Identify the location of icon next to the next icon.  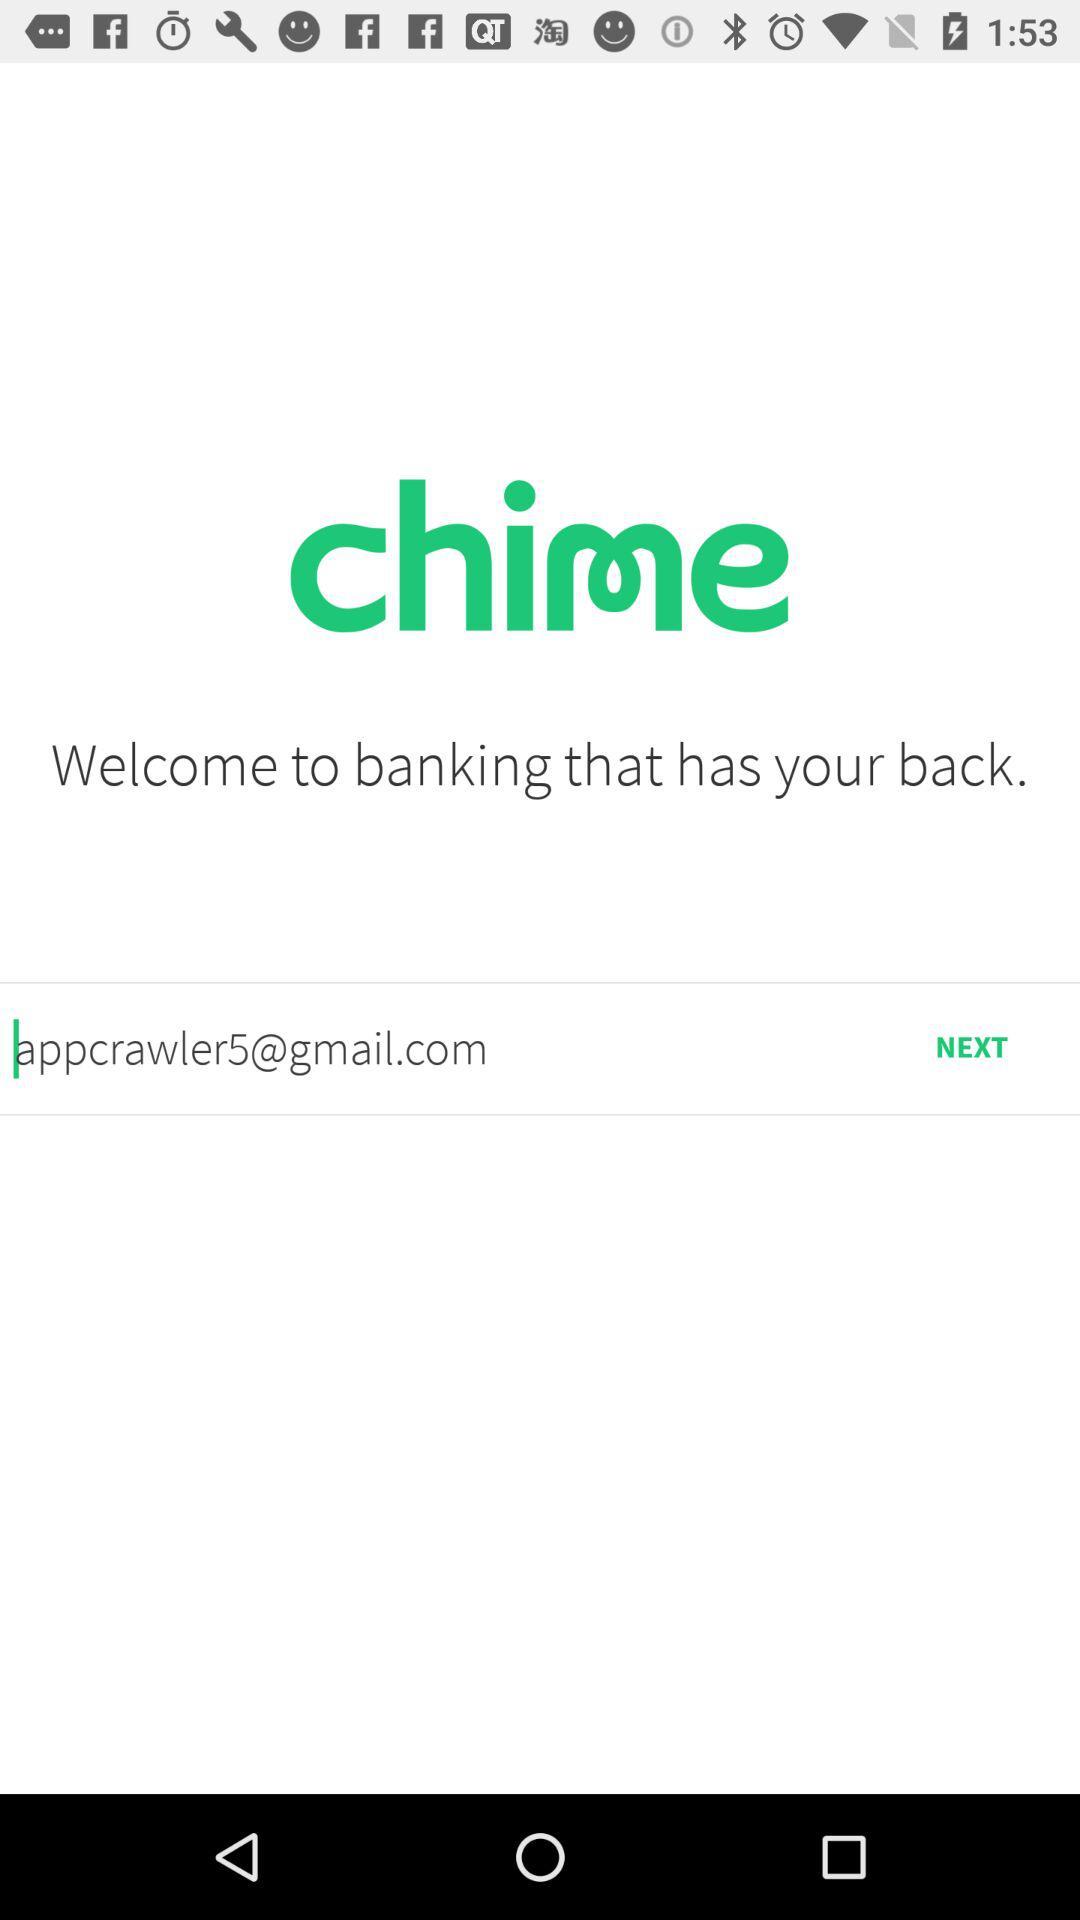
(437, 1047).